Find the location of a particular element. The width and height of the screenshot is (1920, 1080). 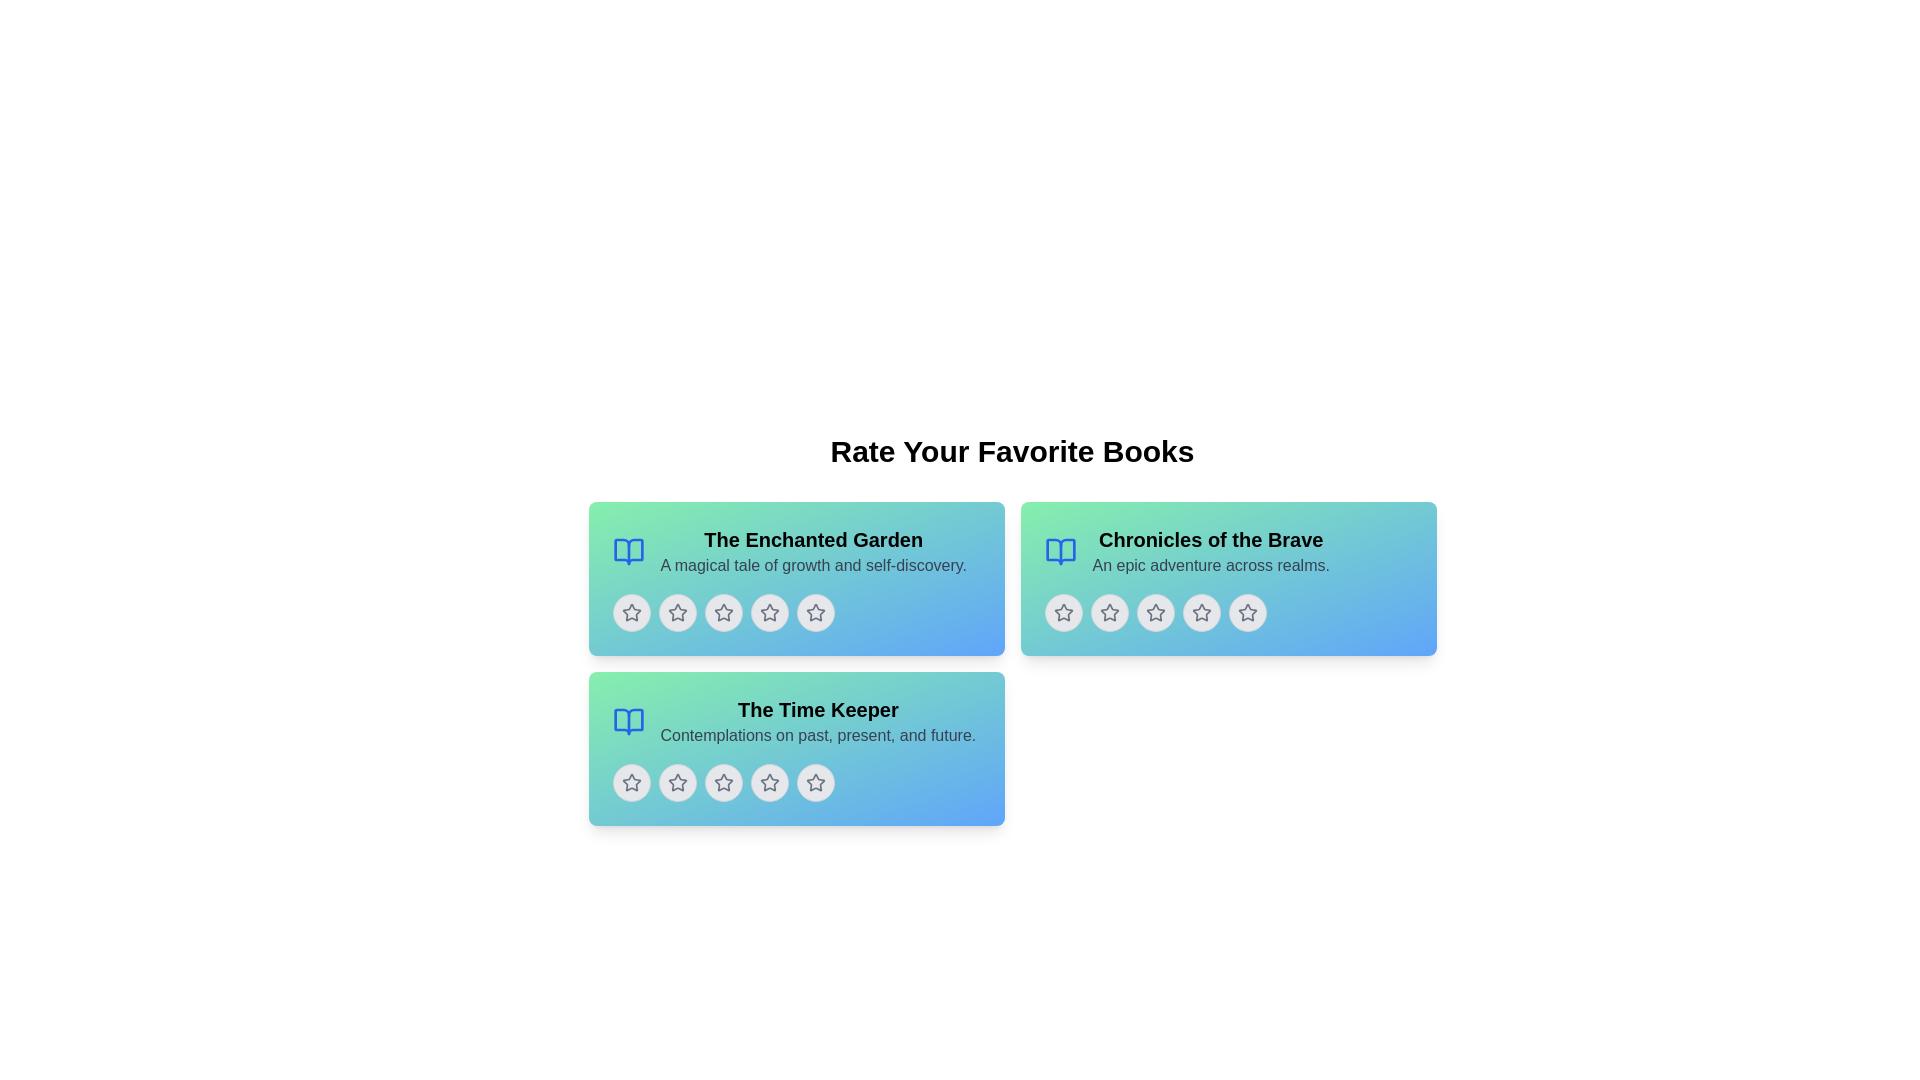

the text element titled 'The Enchanted Garden' is located at coordinates (813, 551).